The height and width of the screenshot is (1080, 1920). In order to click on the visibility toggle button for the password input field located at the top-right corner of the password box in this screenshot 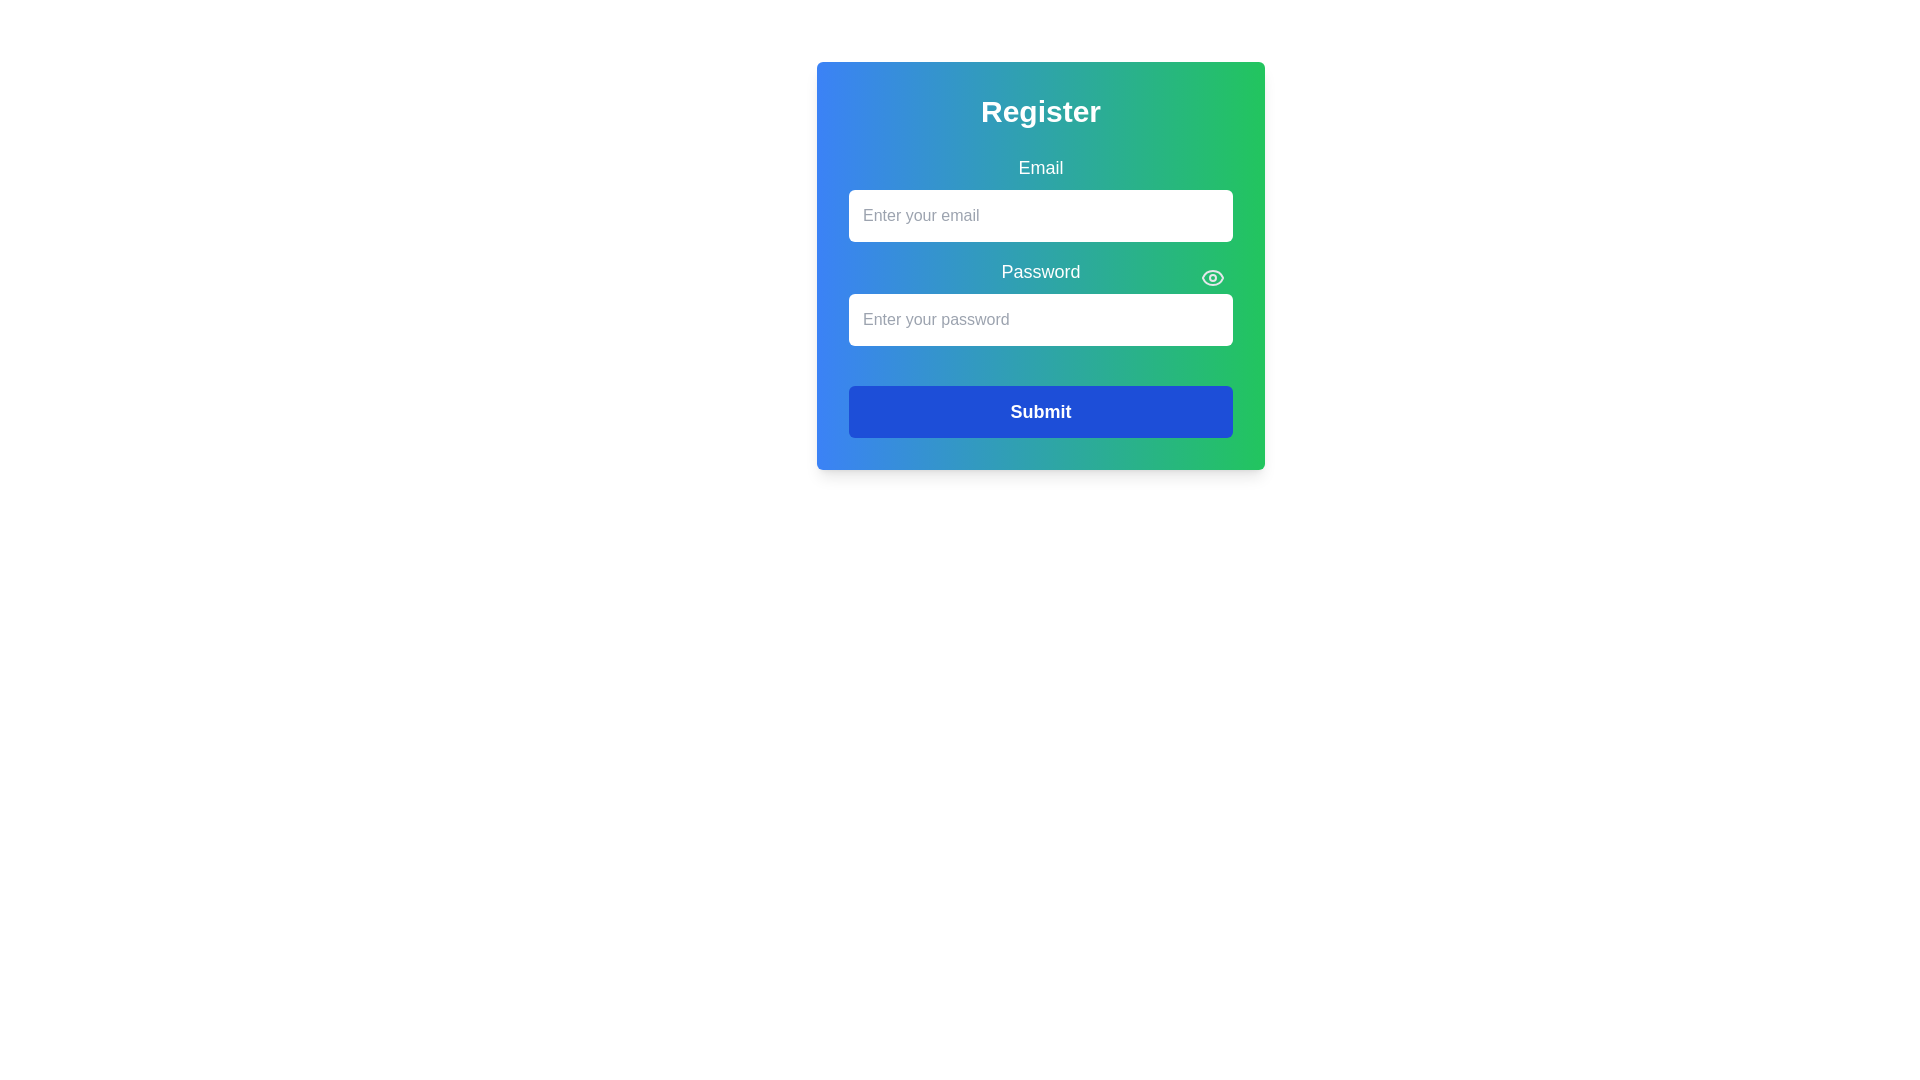, I will do `click(1212, 277)`.